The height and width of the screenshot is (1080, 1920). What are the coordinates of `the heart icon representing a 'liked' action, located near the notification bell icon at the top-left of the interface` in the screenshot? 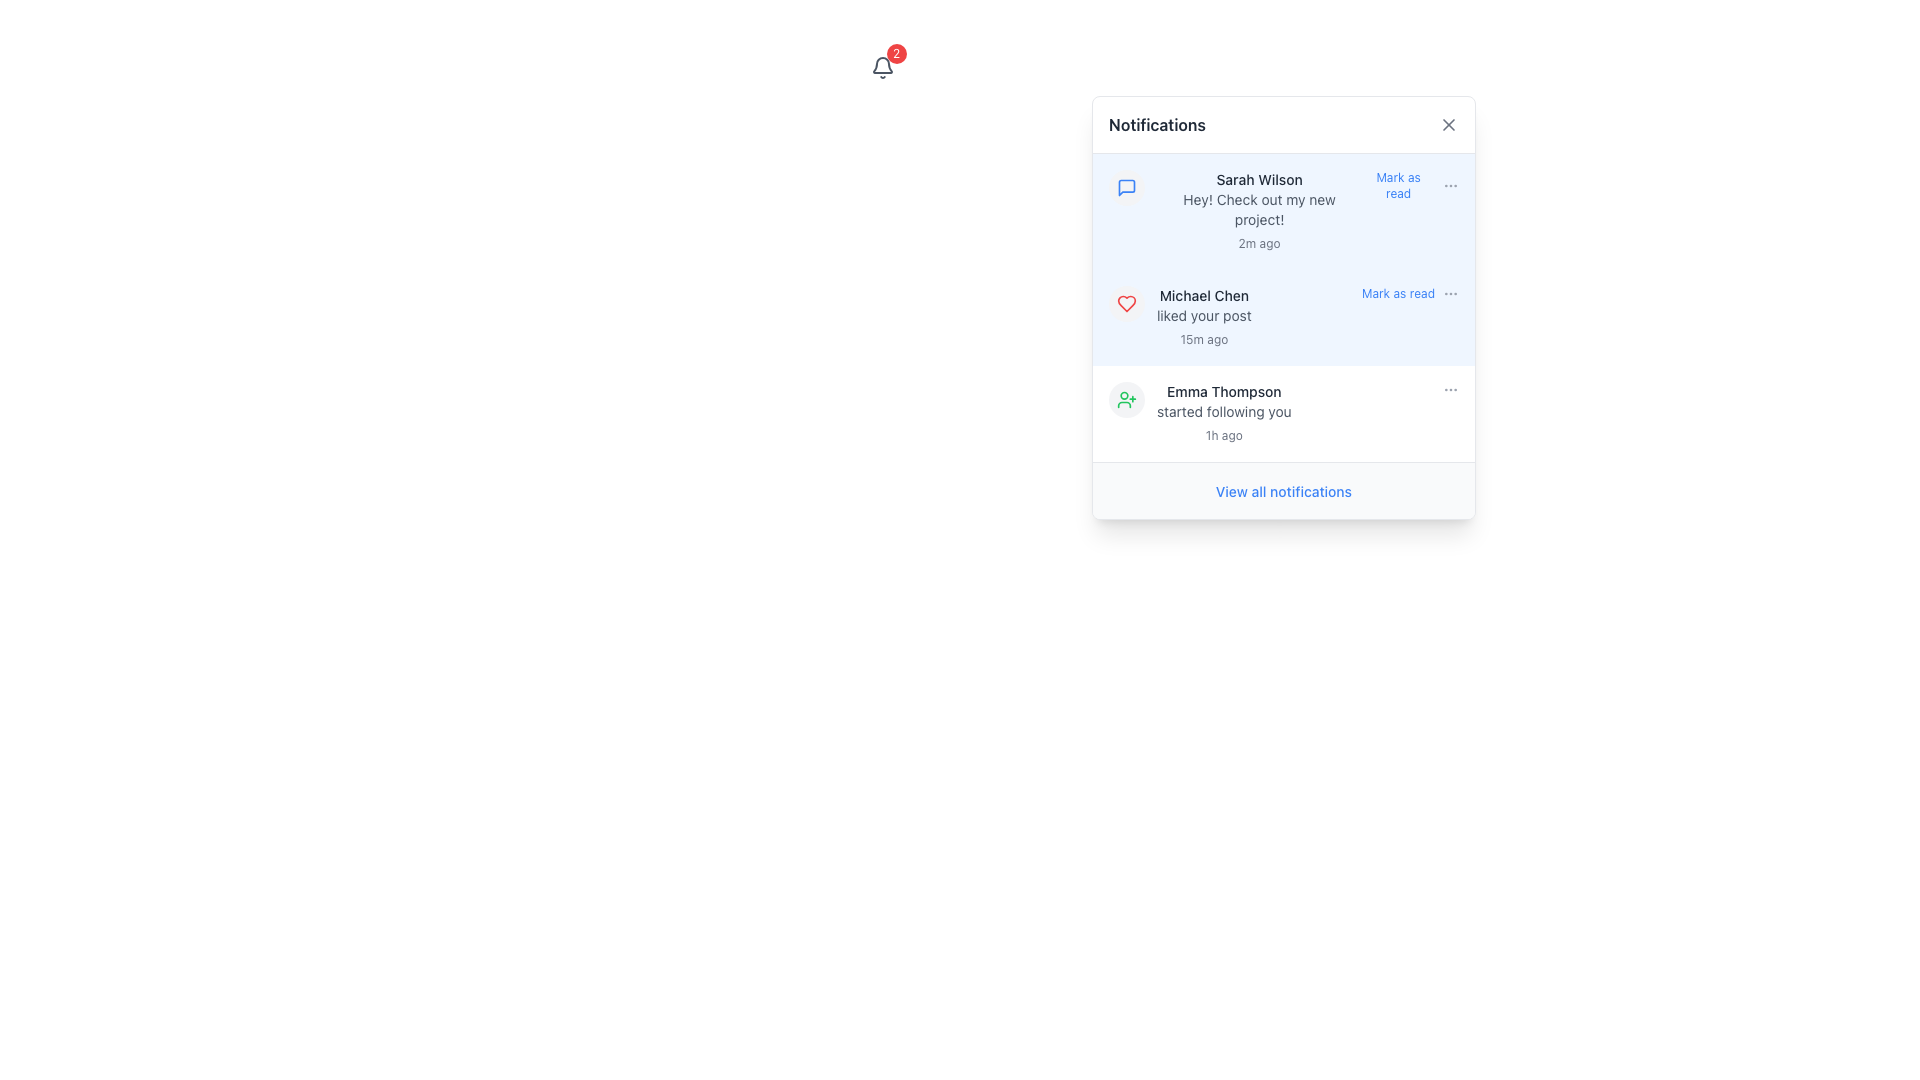 It's located at (1127, 304).